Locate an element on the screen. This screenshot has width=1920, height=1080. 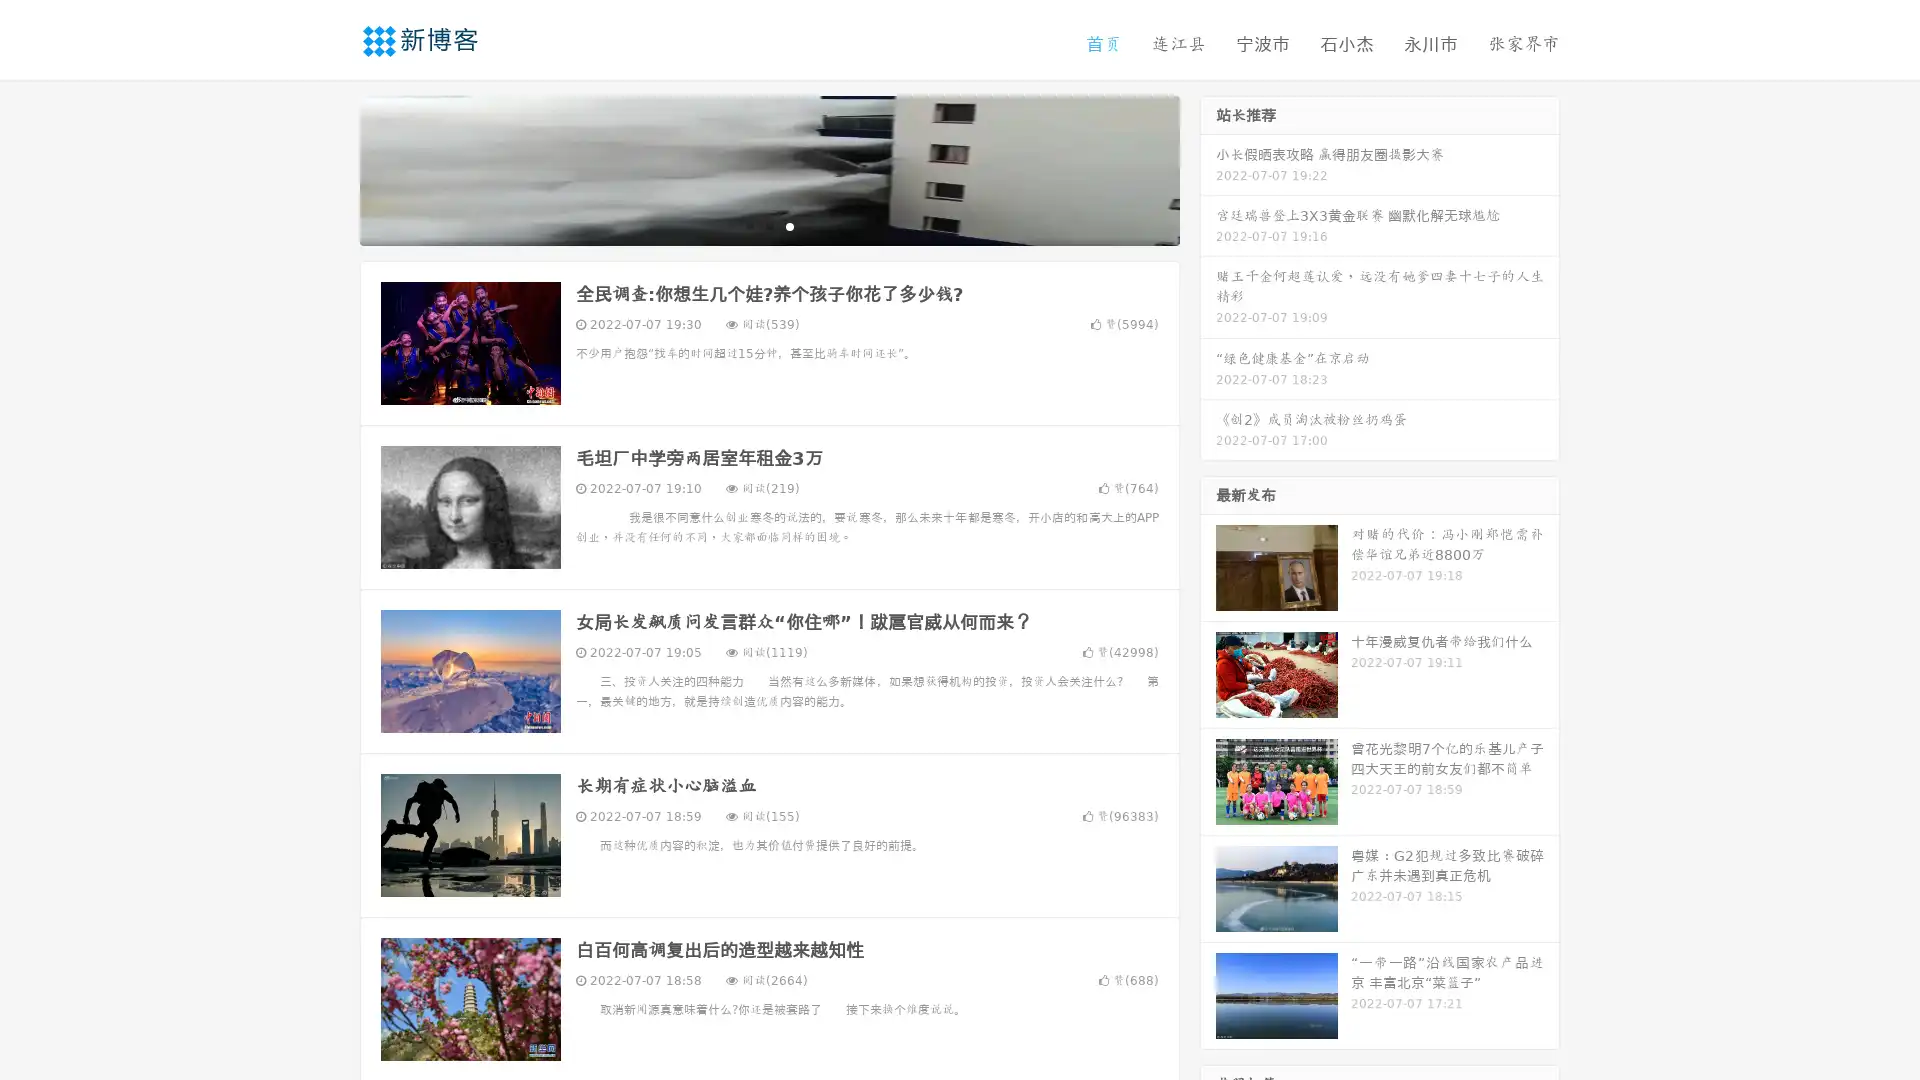
Next slide is located at coordinates (1208, 168).